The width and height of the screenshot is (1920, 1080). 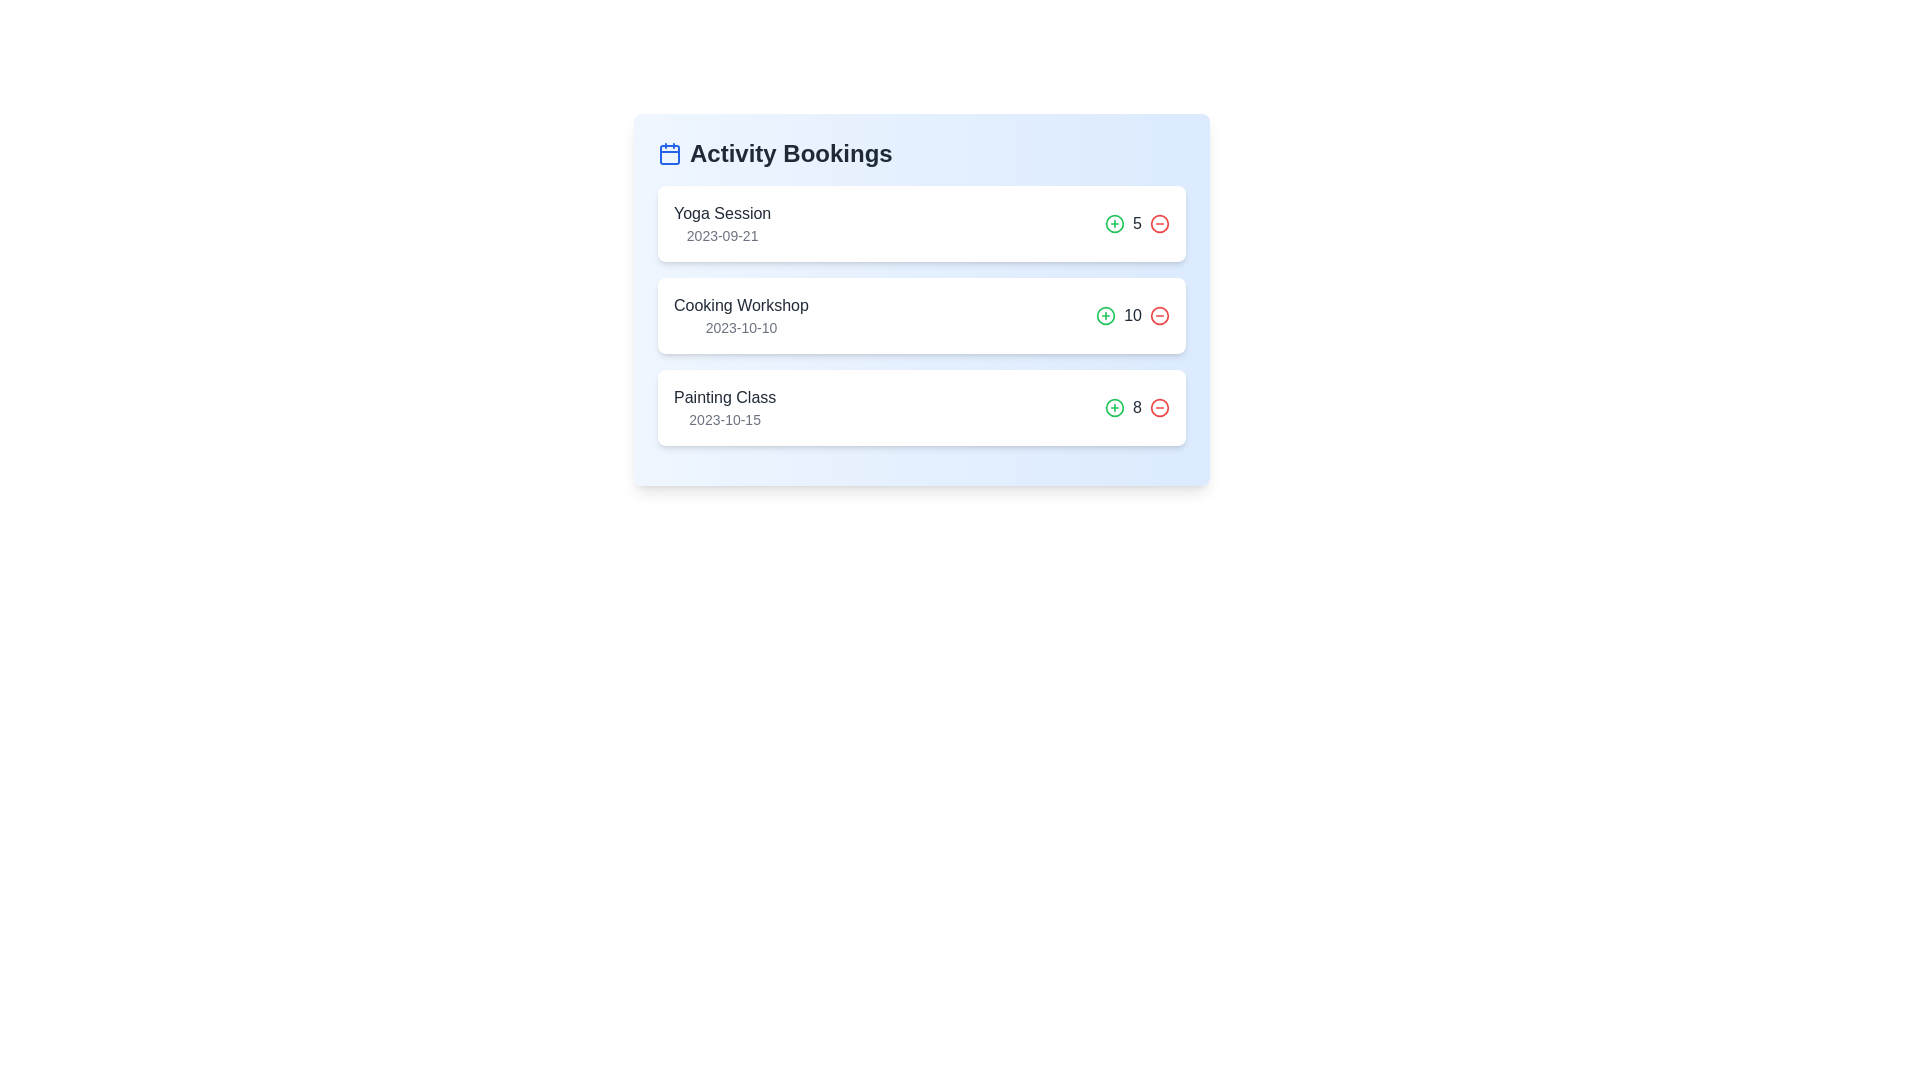 I want to click on the activity name to view its details. Specify the activity name as Painting Class, so click(x=723, y=397).